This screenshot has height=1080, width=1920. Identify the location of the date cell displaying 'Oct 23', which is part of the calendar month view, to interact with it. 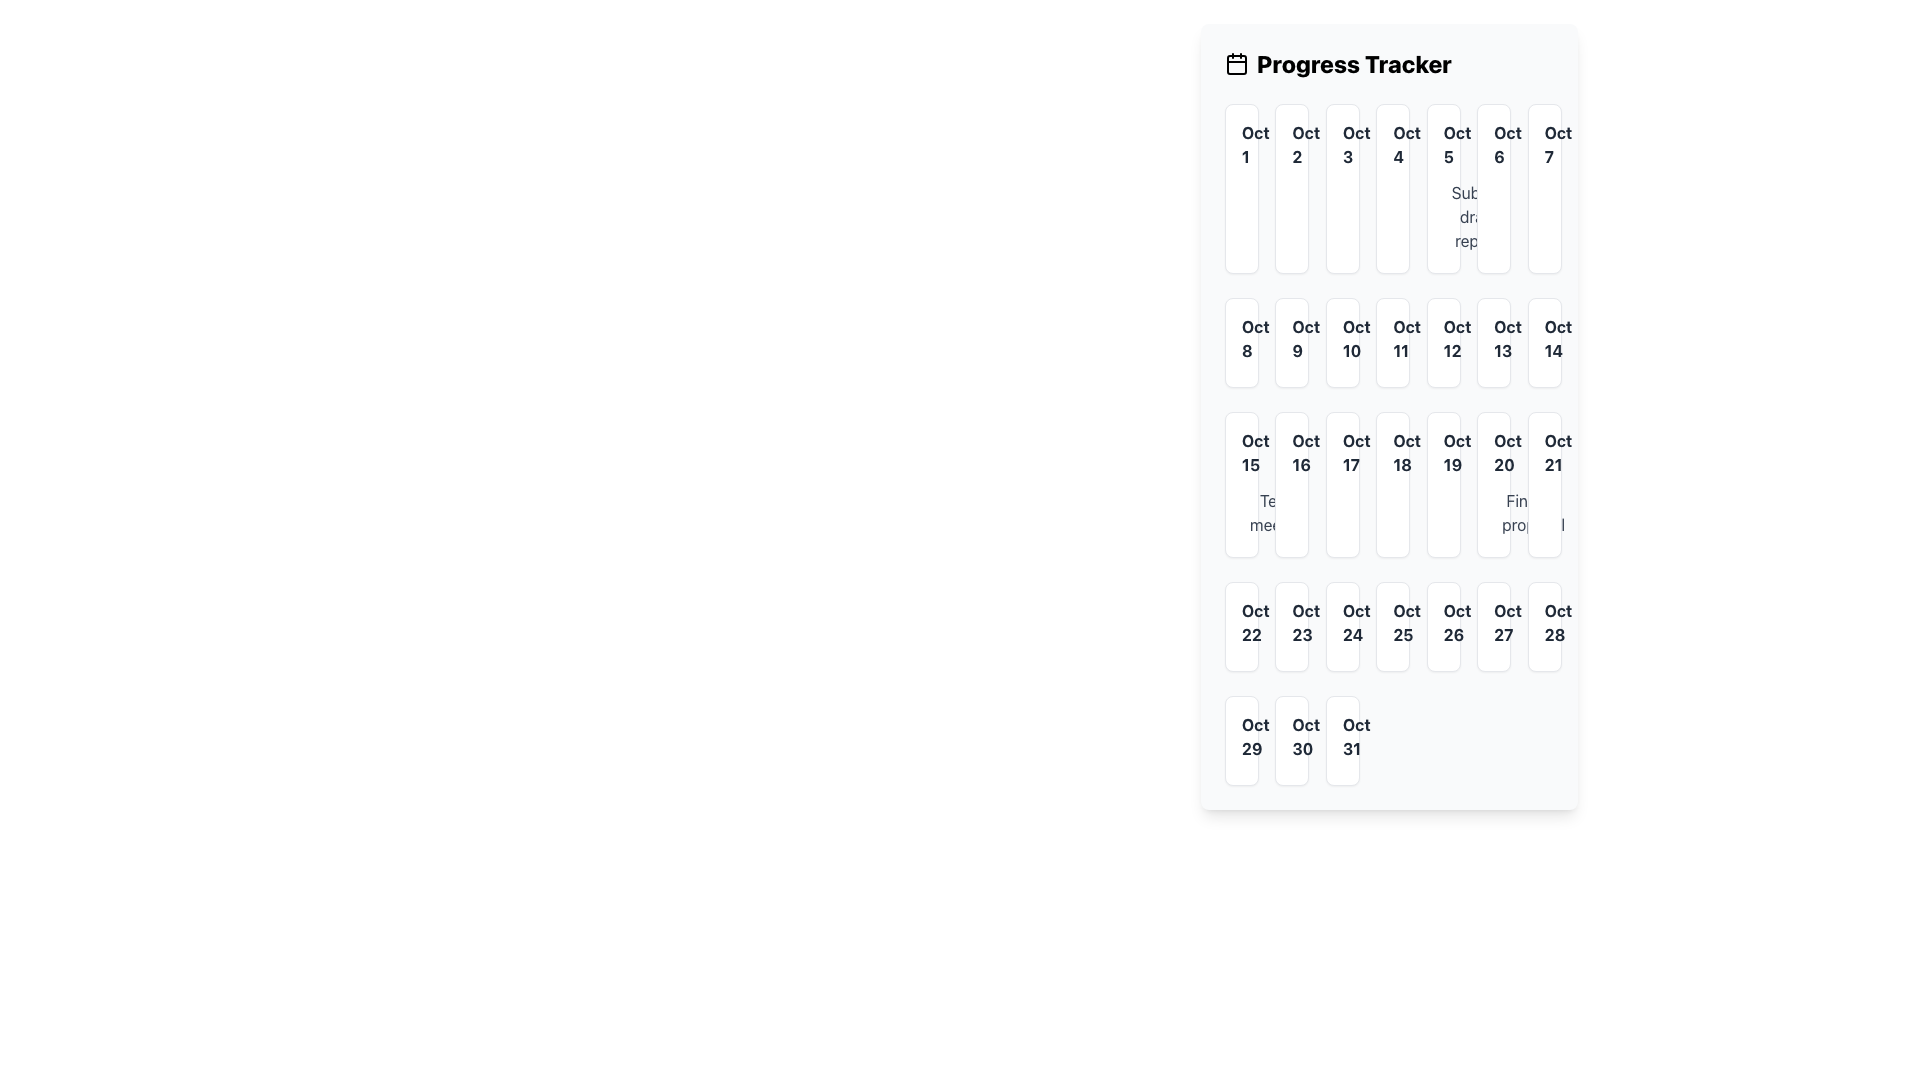
(1292, 626).